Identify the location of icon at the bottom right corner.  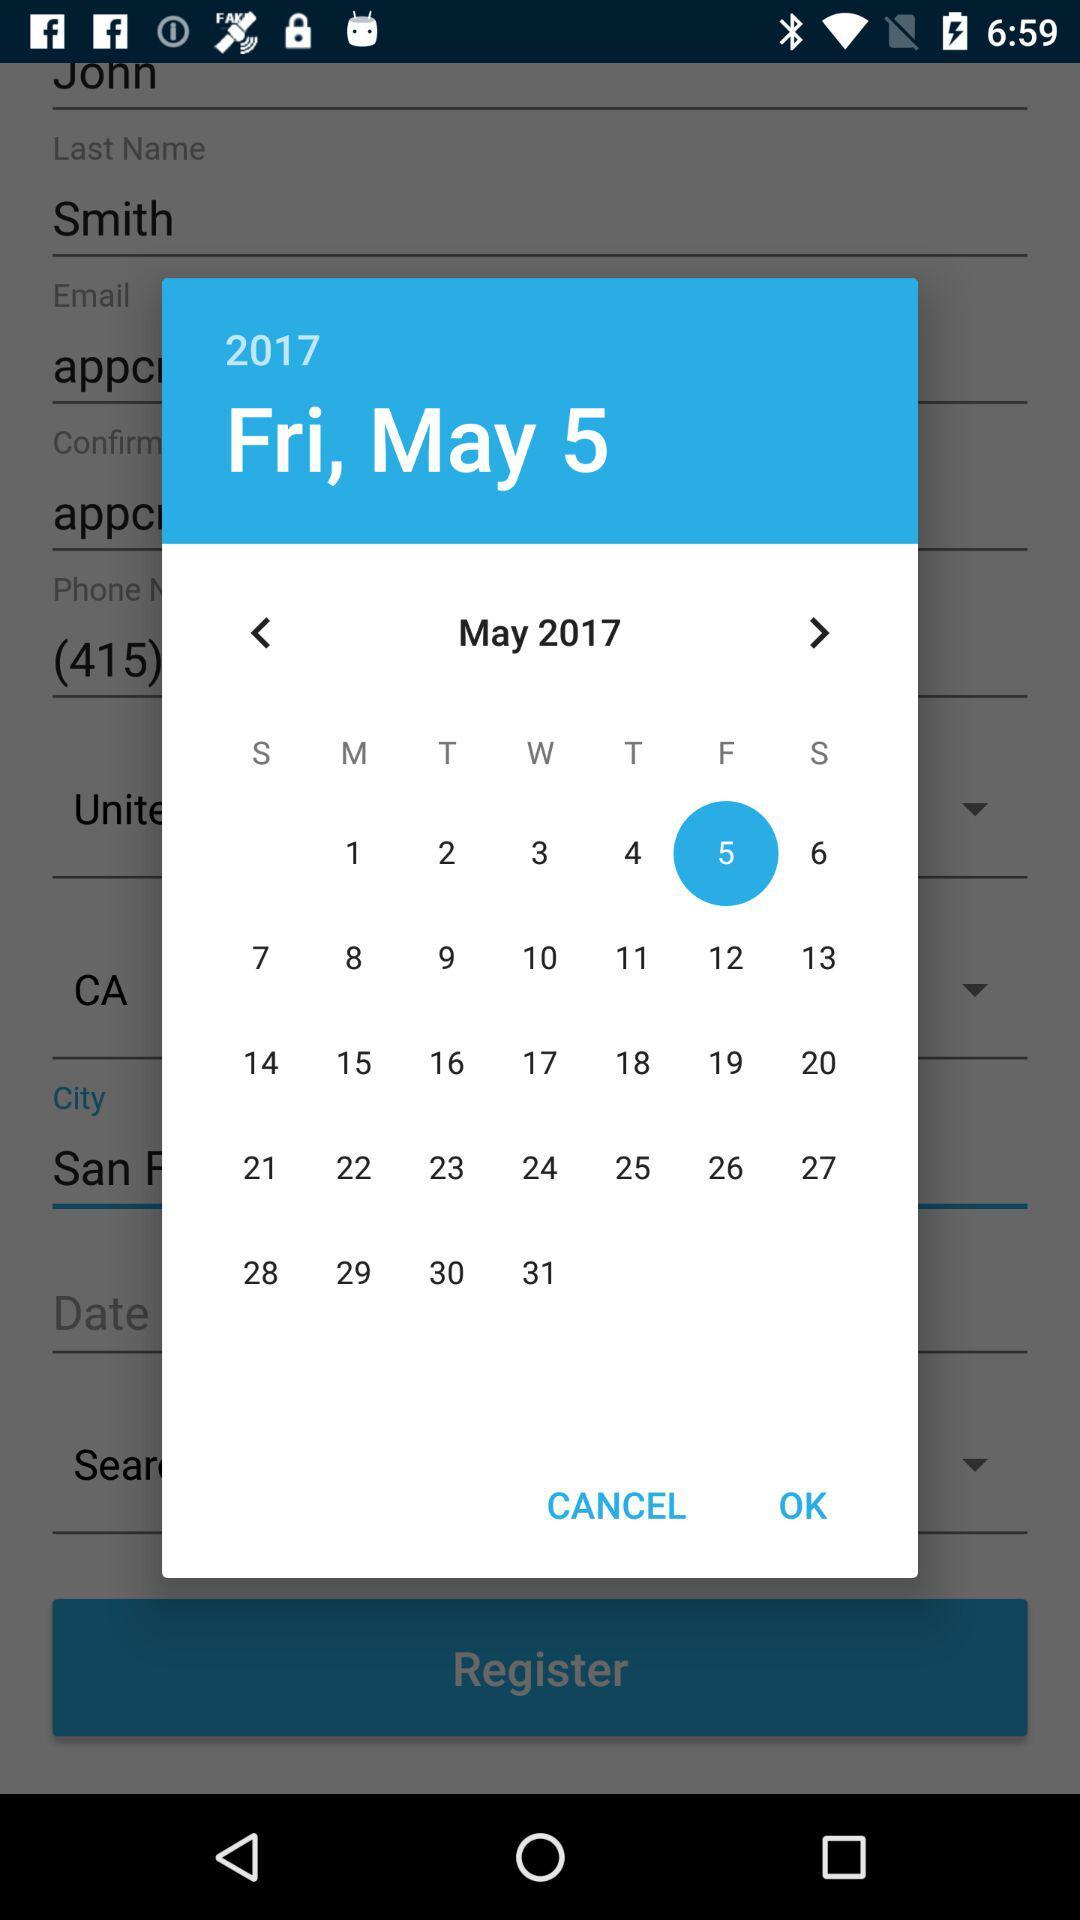
(801, 1504).